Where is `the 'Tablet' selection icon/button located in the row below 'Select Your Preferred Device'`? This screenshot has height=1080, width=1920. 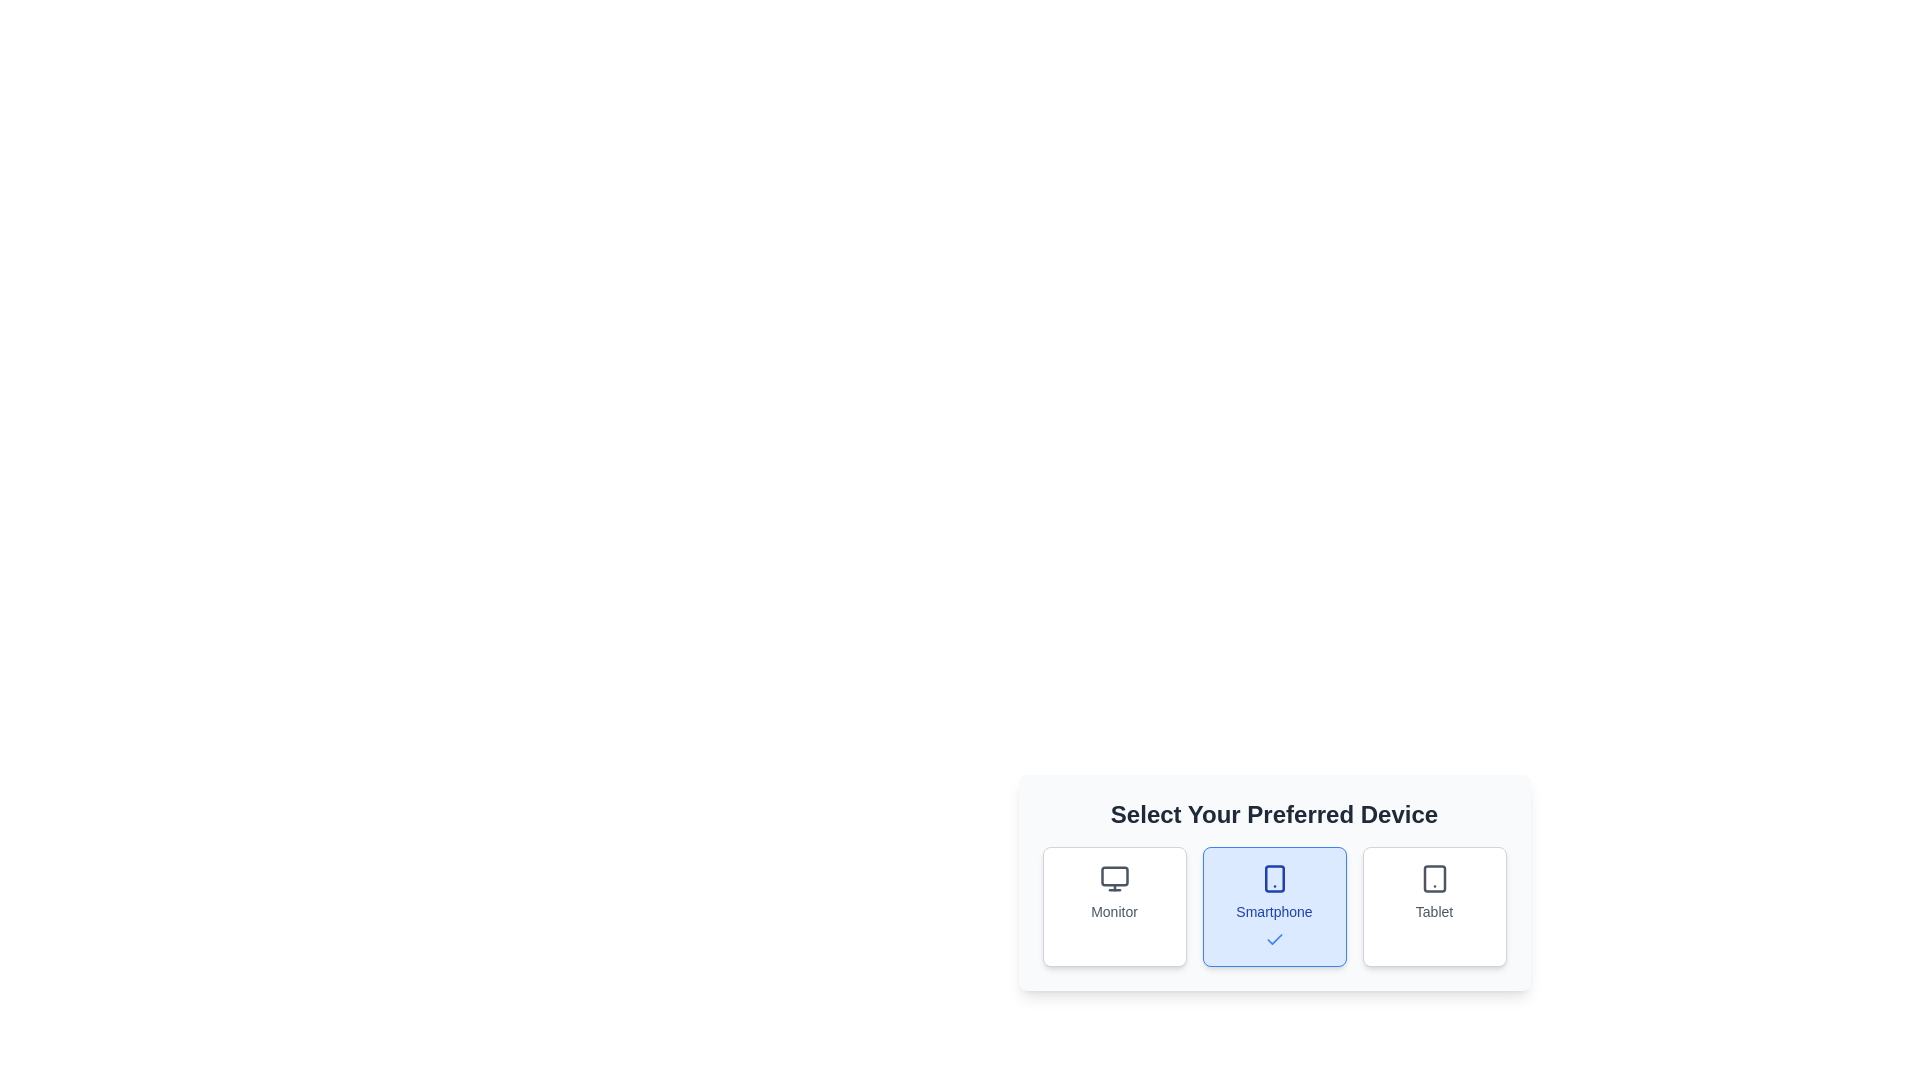 the 'Tablet' selection icon/button located in the row below 'Select Your Preferred Device' is located at coordinates (1433, 878).